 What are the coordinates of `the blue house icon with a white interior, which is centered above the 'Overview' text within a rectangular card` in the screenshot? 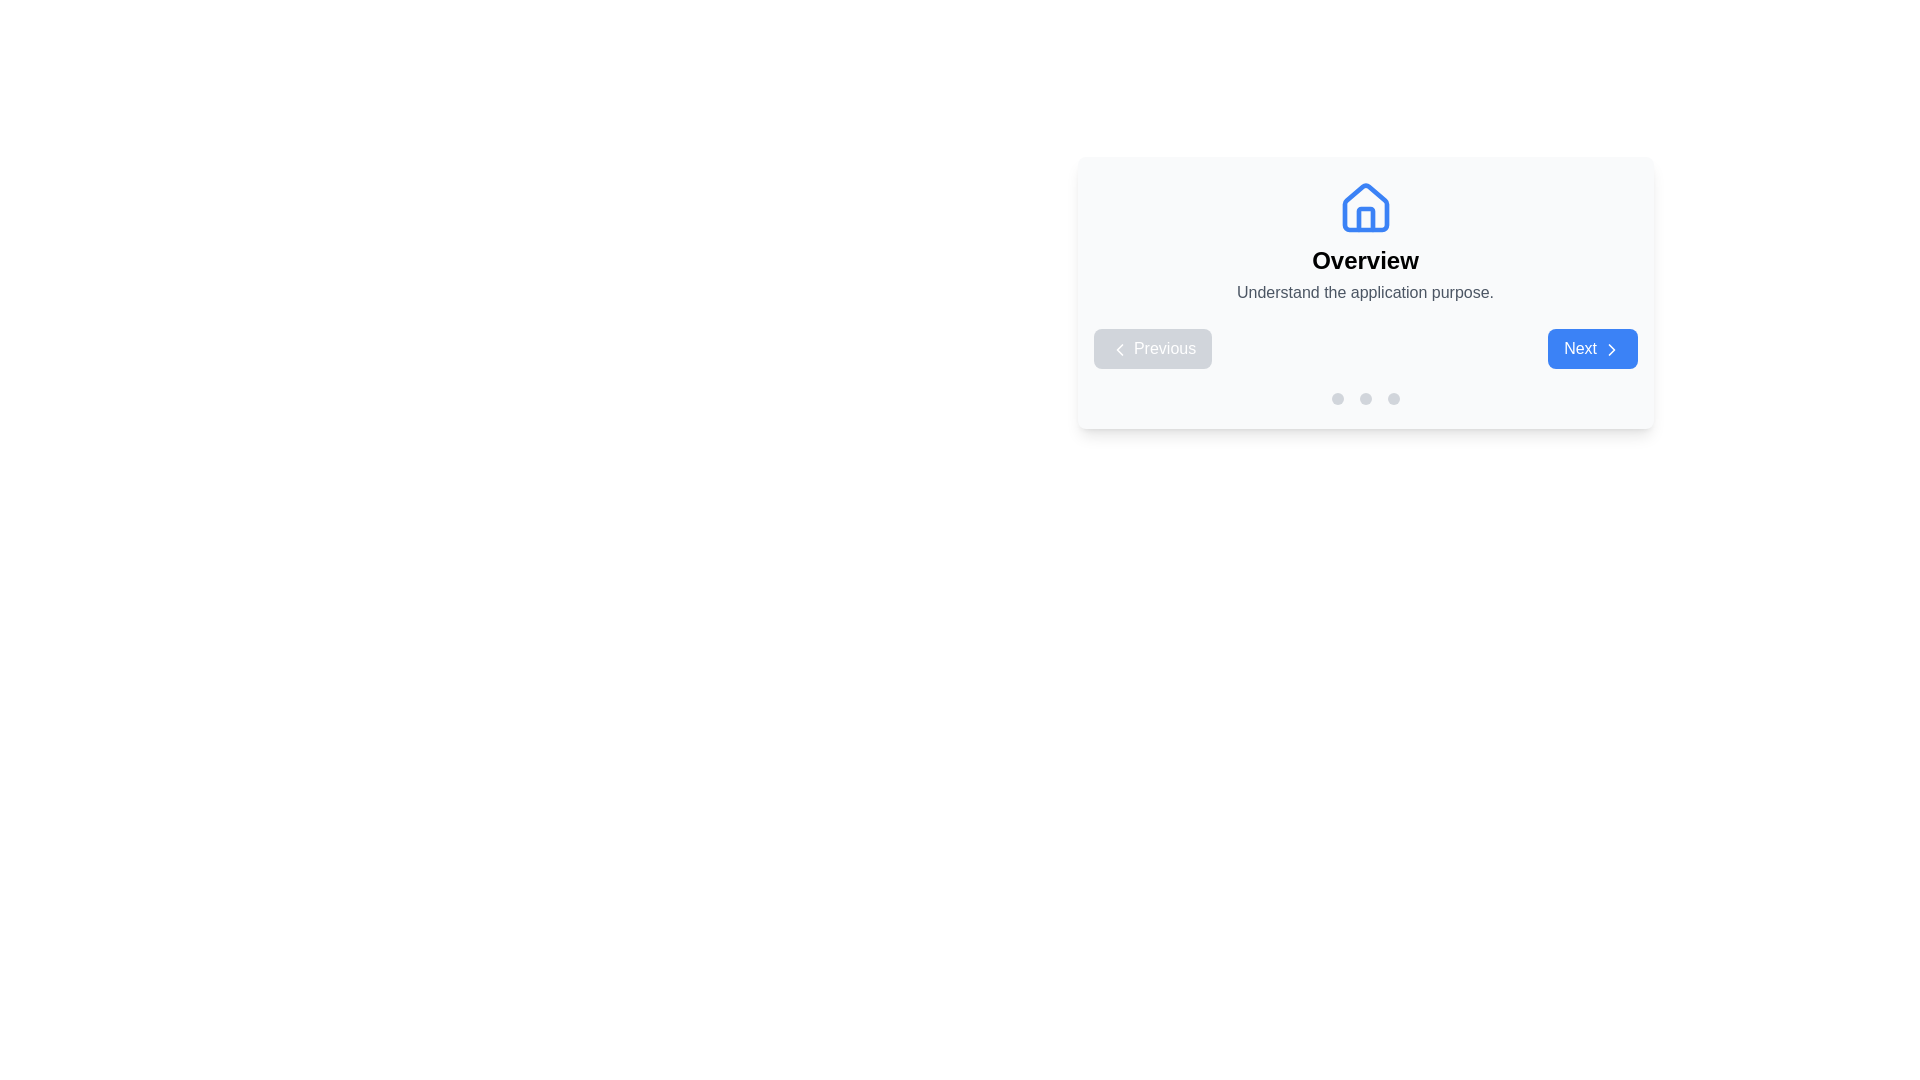 It's located at (1364, 208).